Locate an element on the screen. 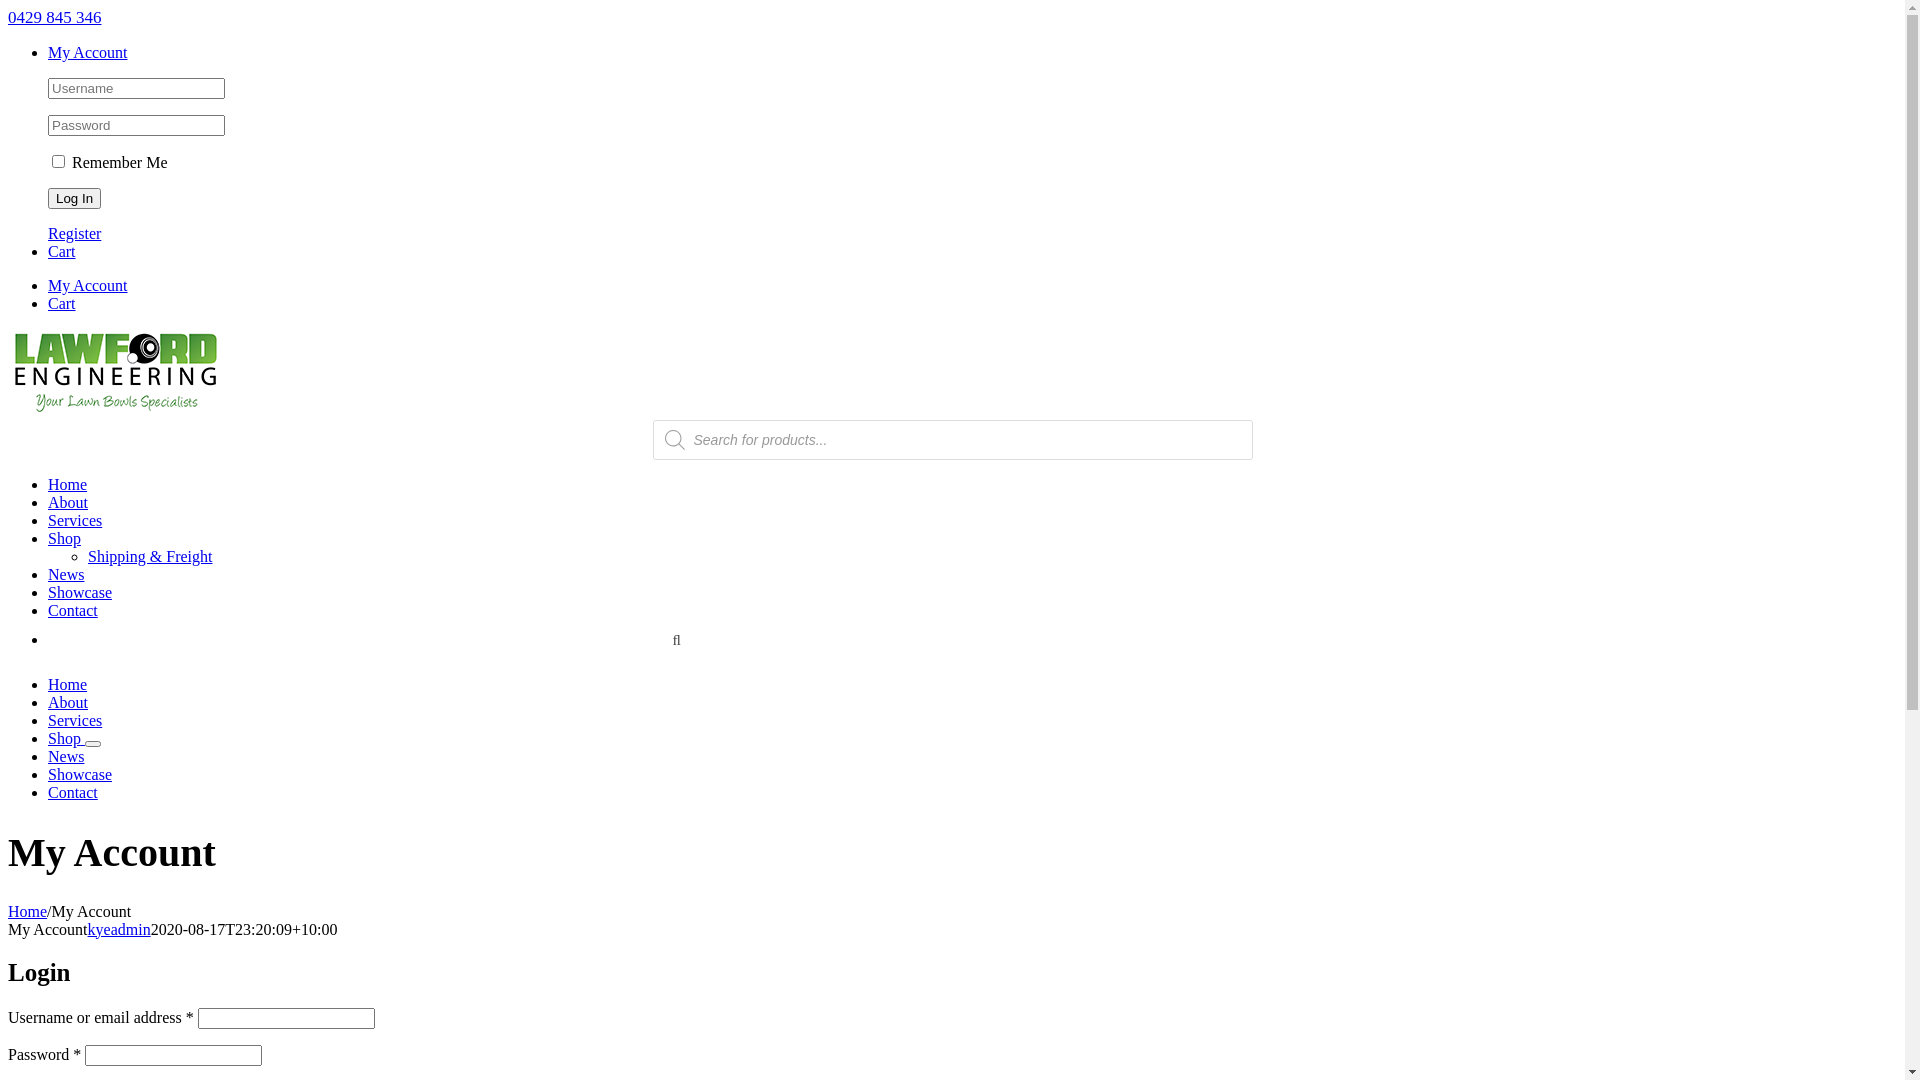 Image resolution: width=1920 pixels, height=1080 pixels. 'Showcase' is located at coordinates (80, 591).